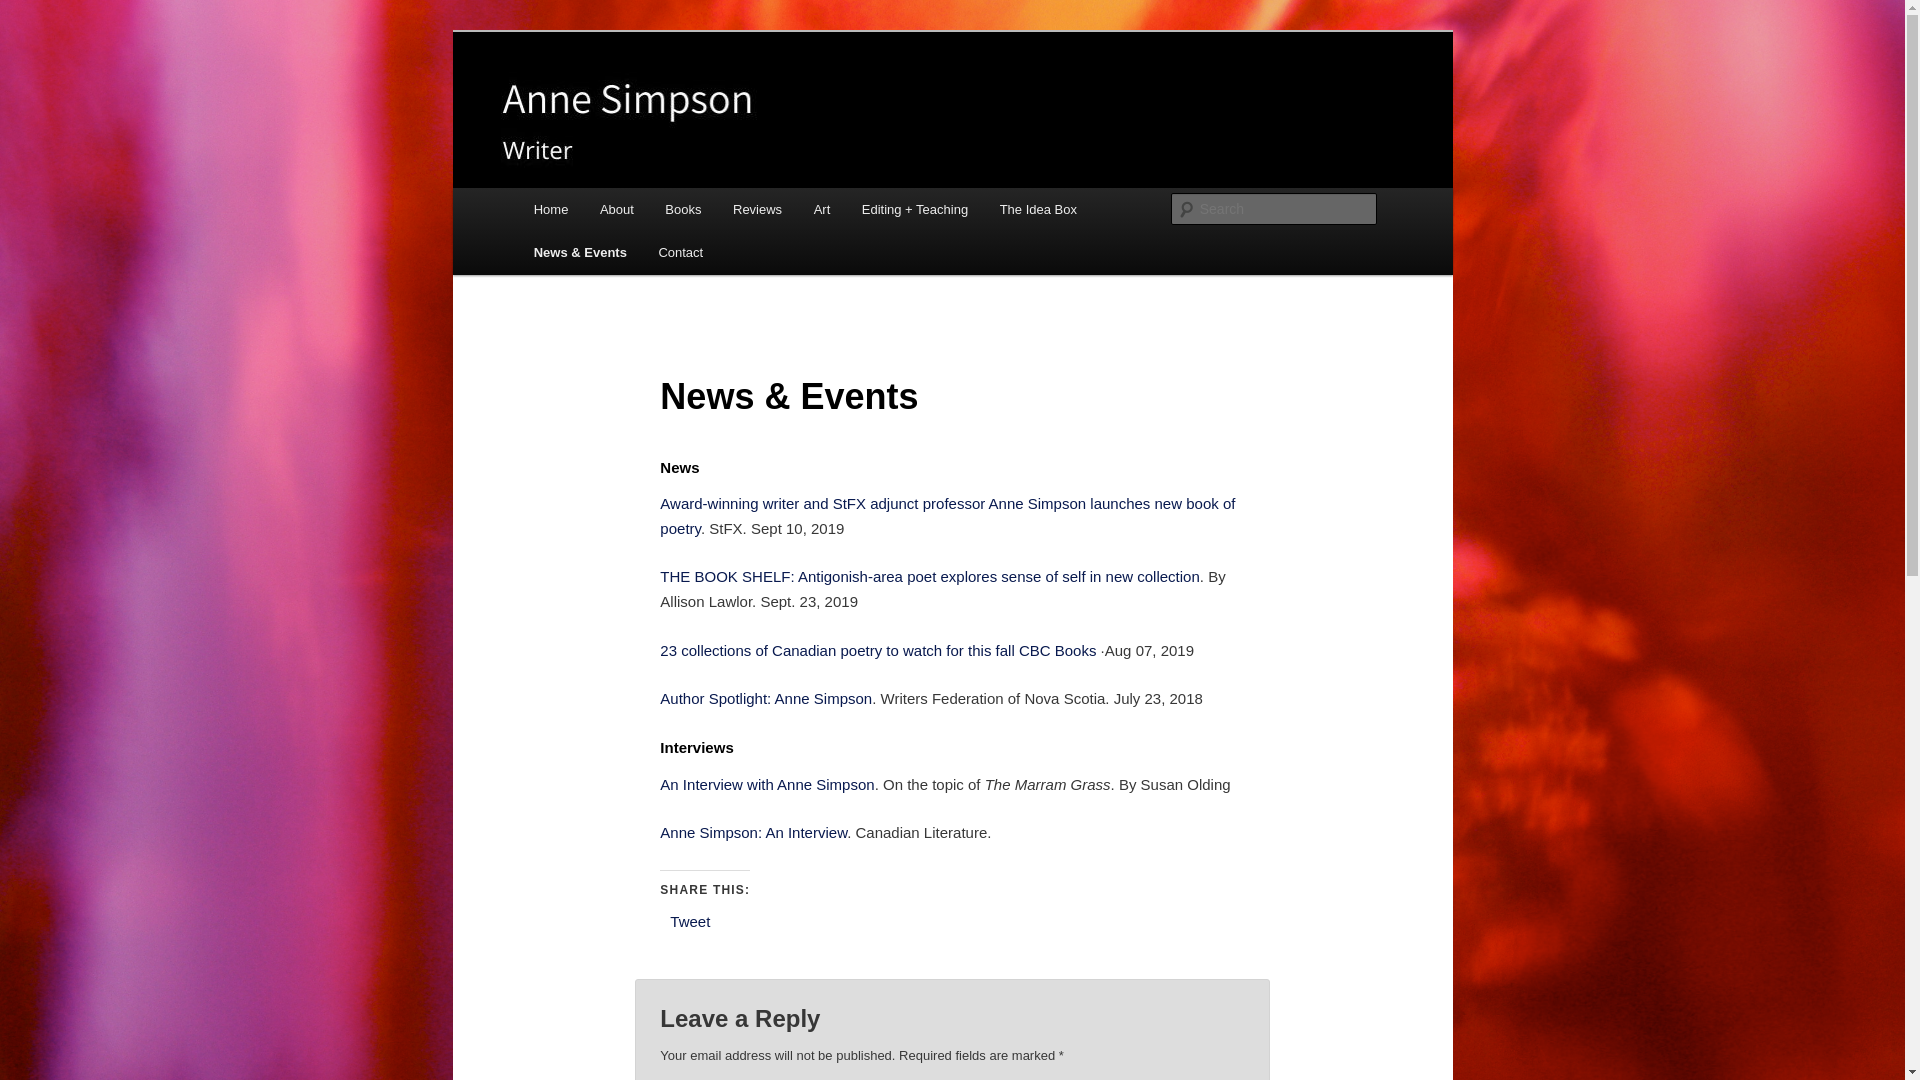 The image size is (1920, 1080). What do you see at coordinates (756, 209) in the screenshot?
I see `'Reviews'` at bounding box center [756, 209].